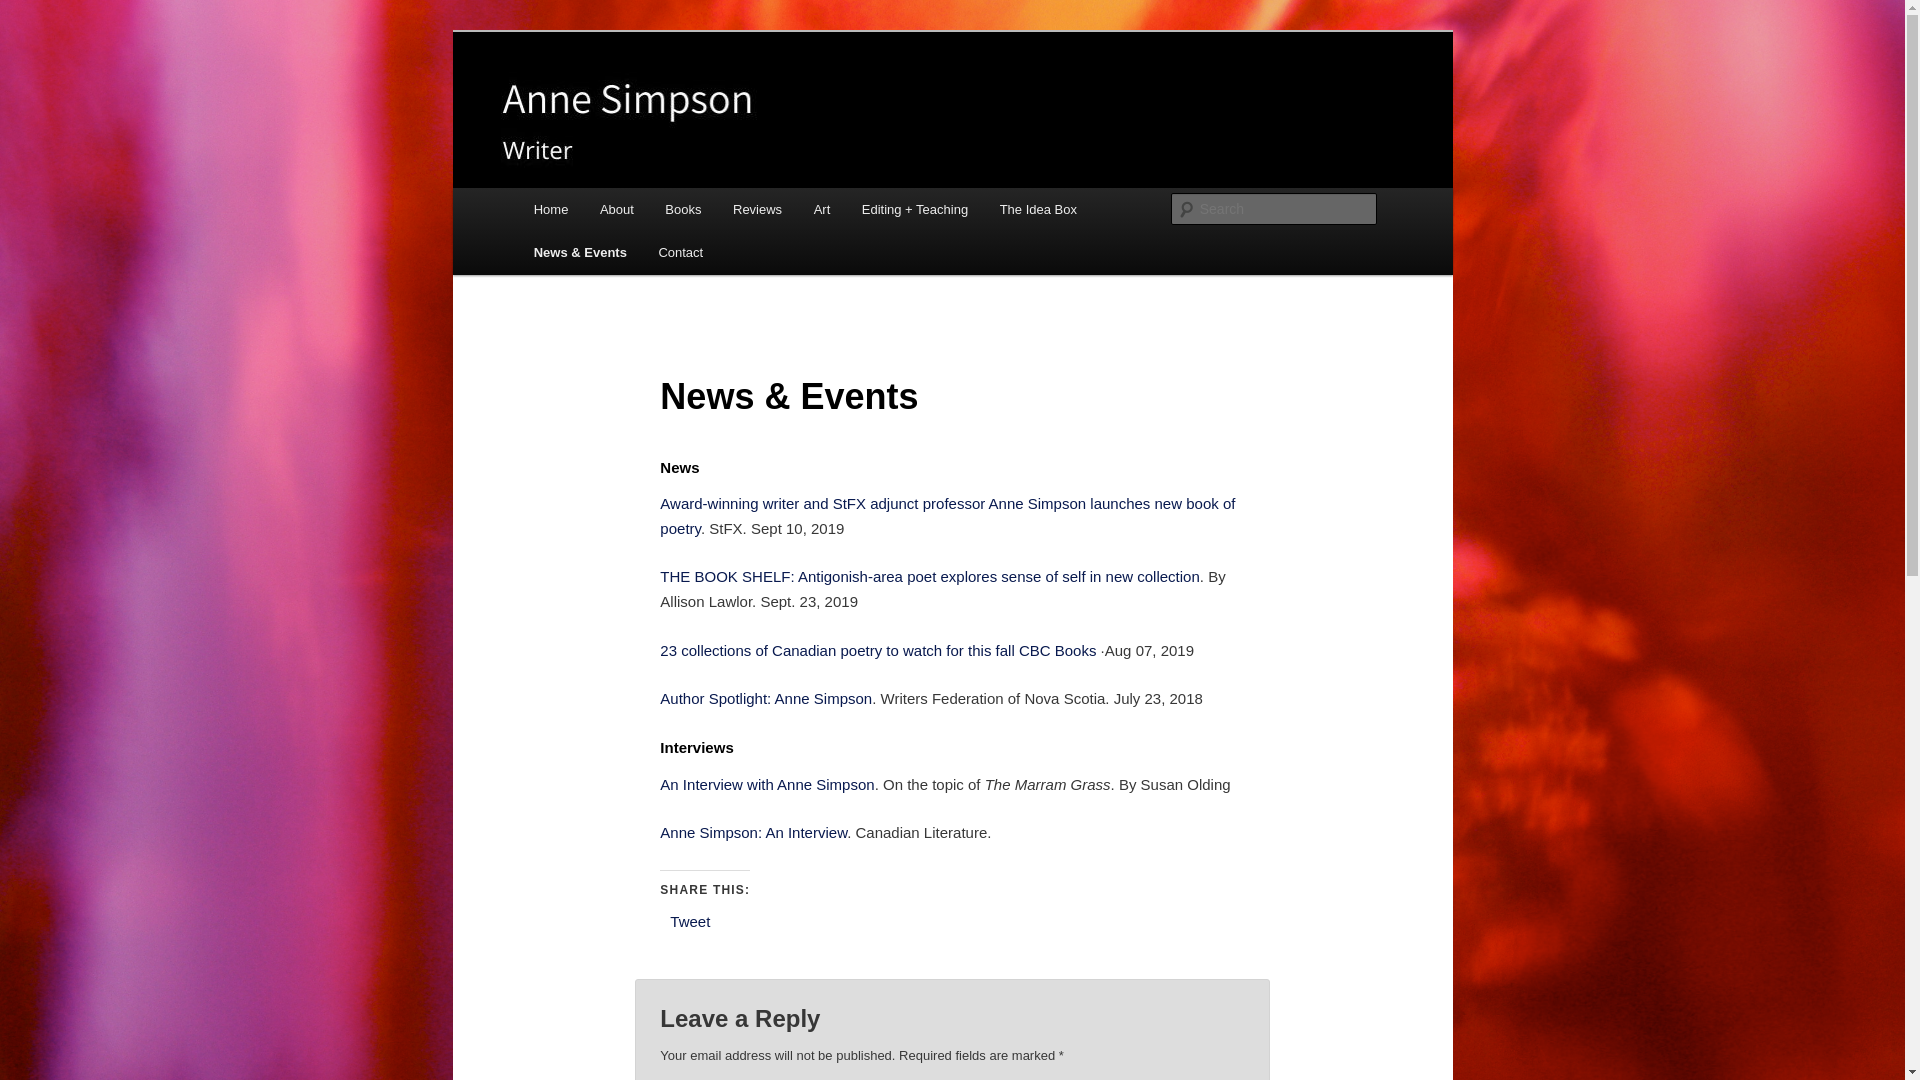 The image size is (1920, 1080). What do you see at coordinates (756, 209) in the screenshot?
I see `'Reviews'` at bounding box center [756, 209].